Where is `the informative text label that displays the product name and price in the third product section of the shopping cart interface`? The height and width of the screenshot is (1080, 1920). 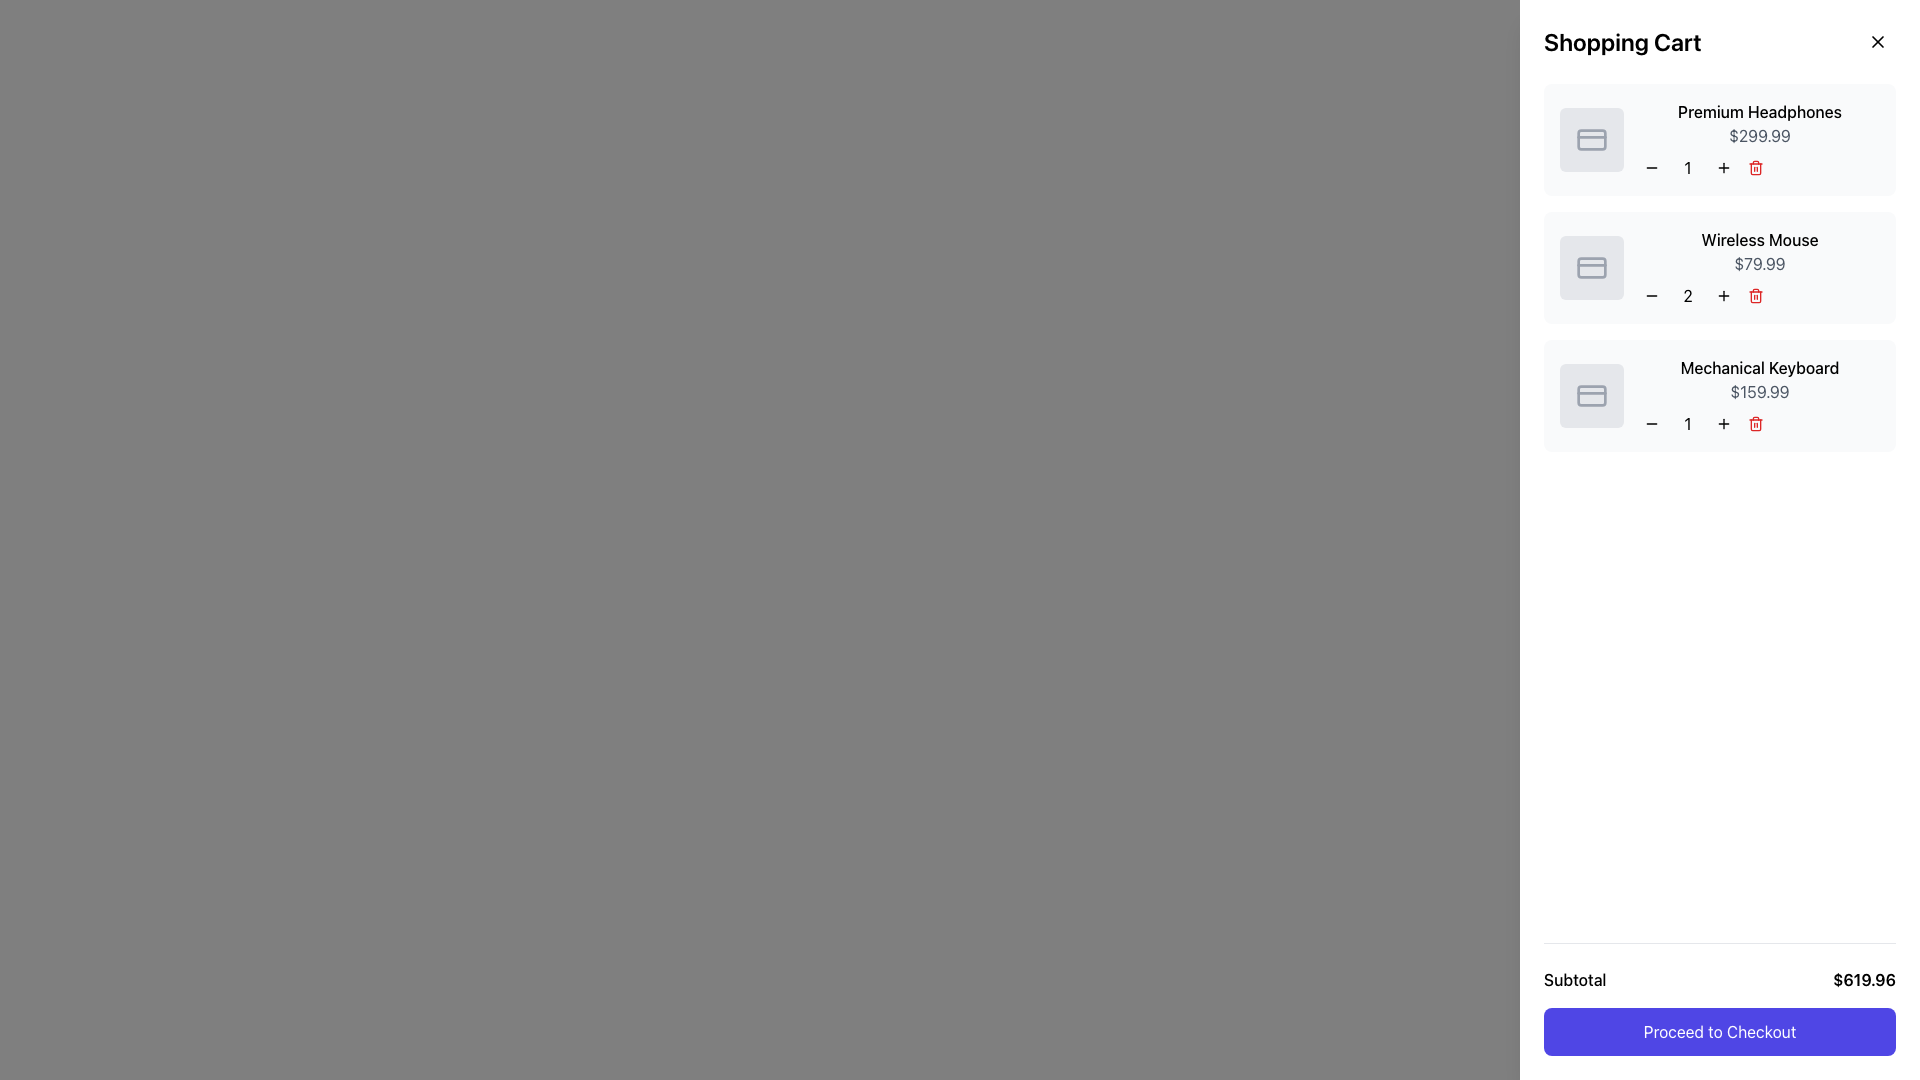 the informative text label that displays the product name and price in the third product section of the shopping cart interface is located at coordinates (1760, 396).